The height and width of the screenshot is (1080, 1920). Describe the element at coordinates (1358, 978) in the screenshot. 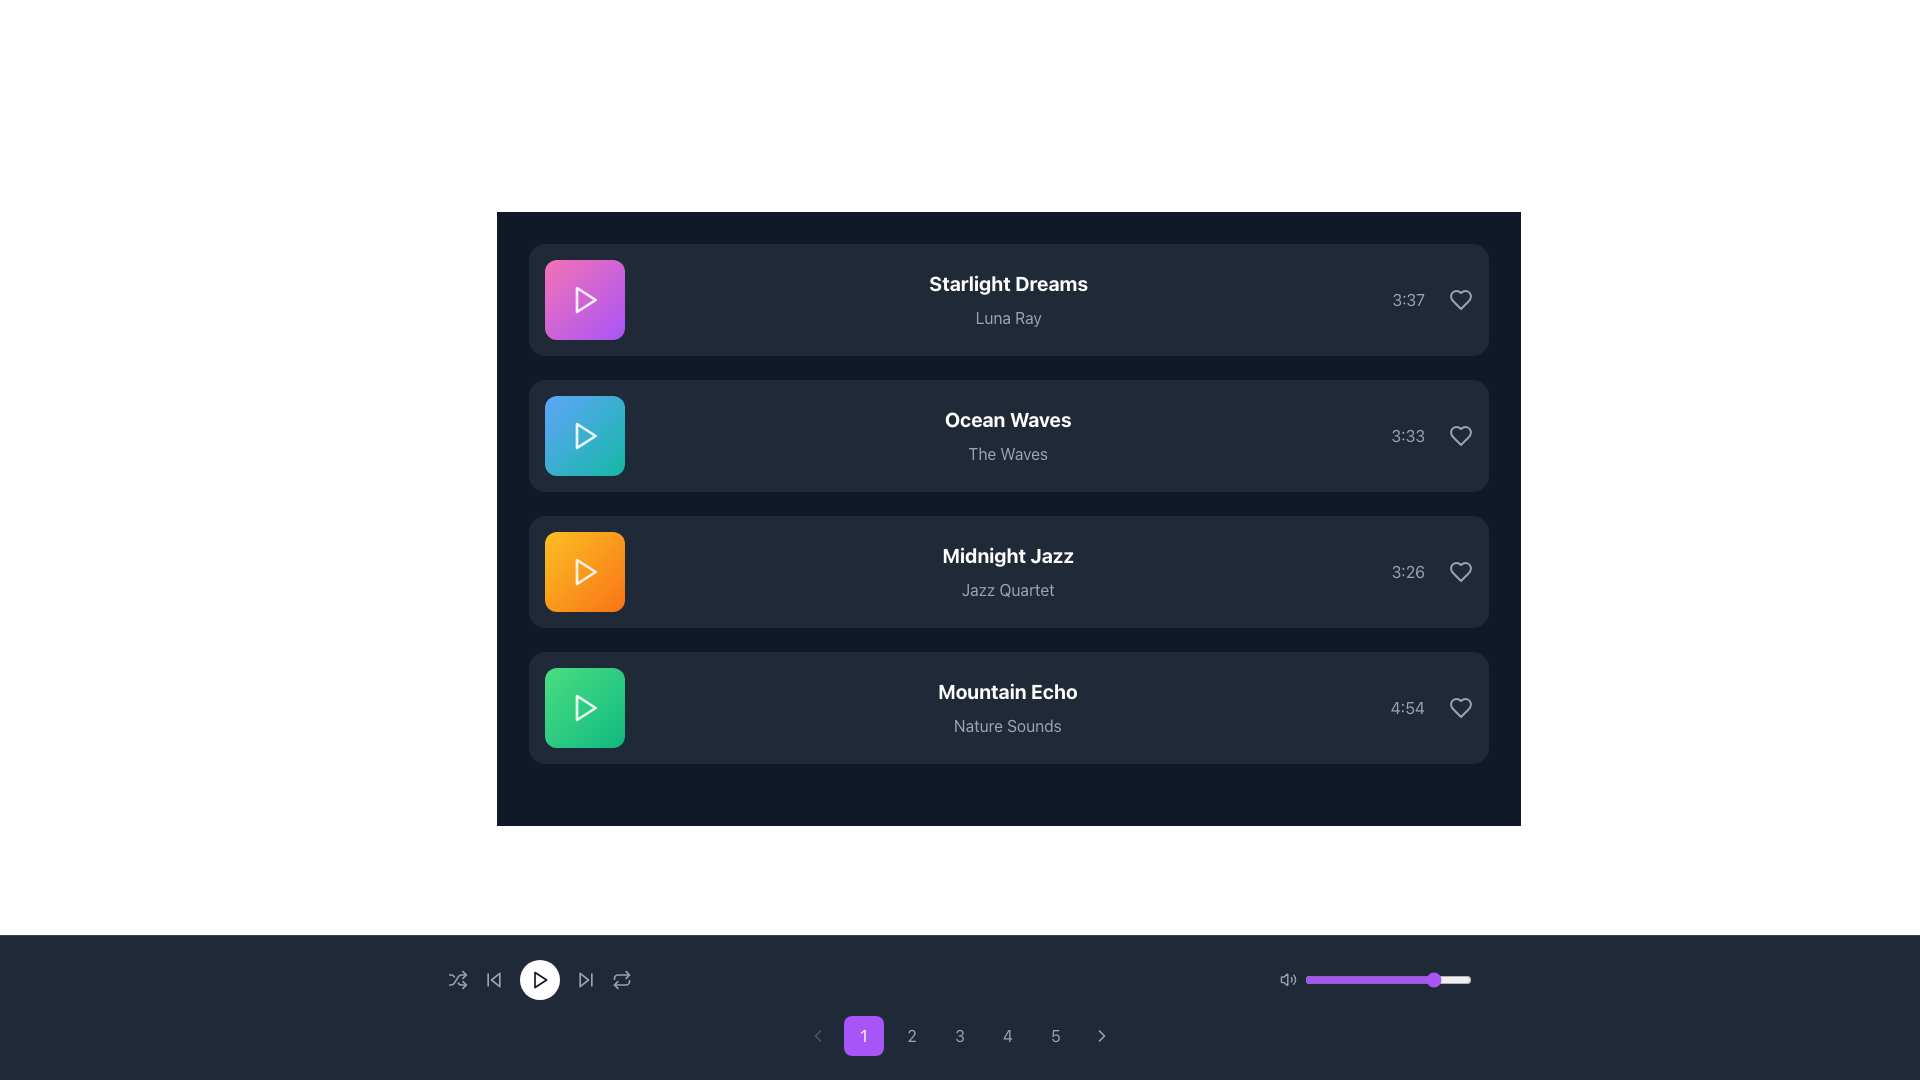

I see `the volume` at that location.